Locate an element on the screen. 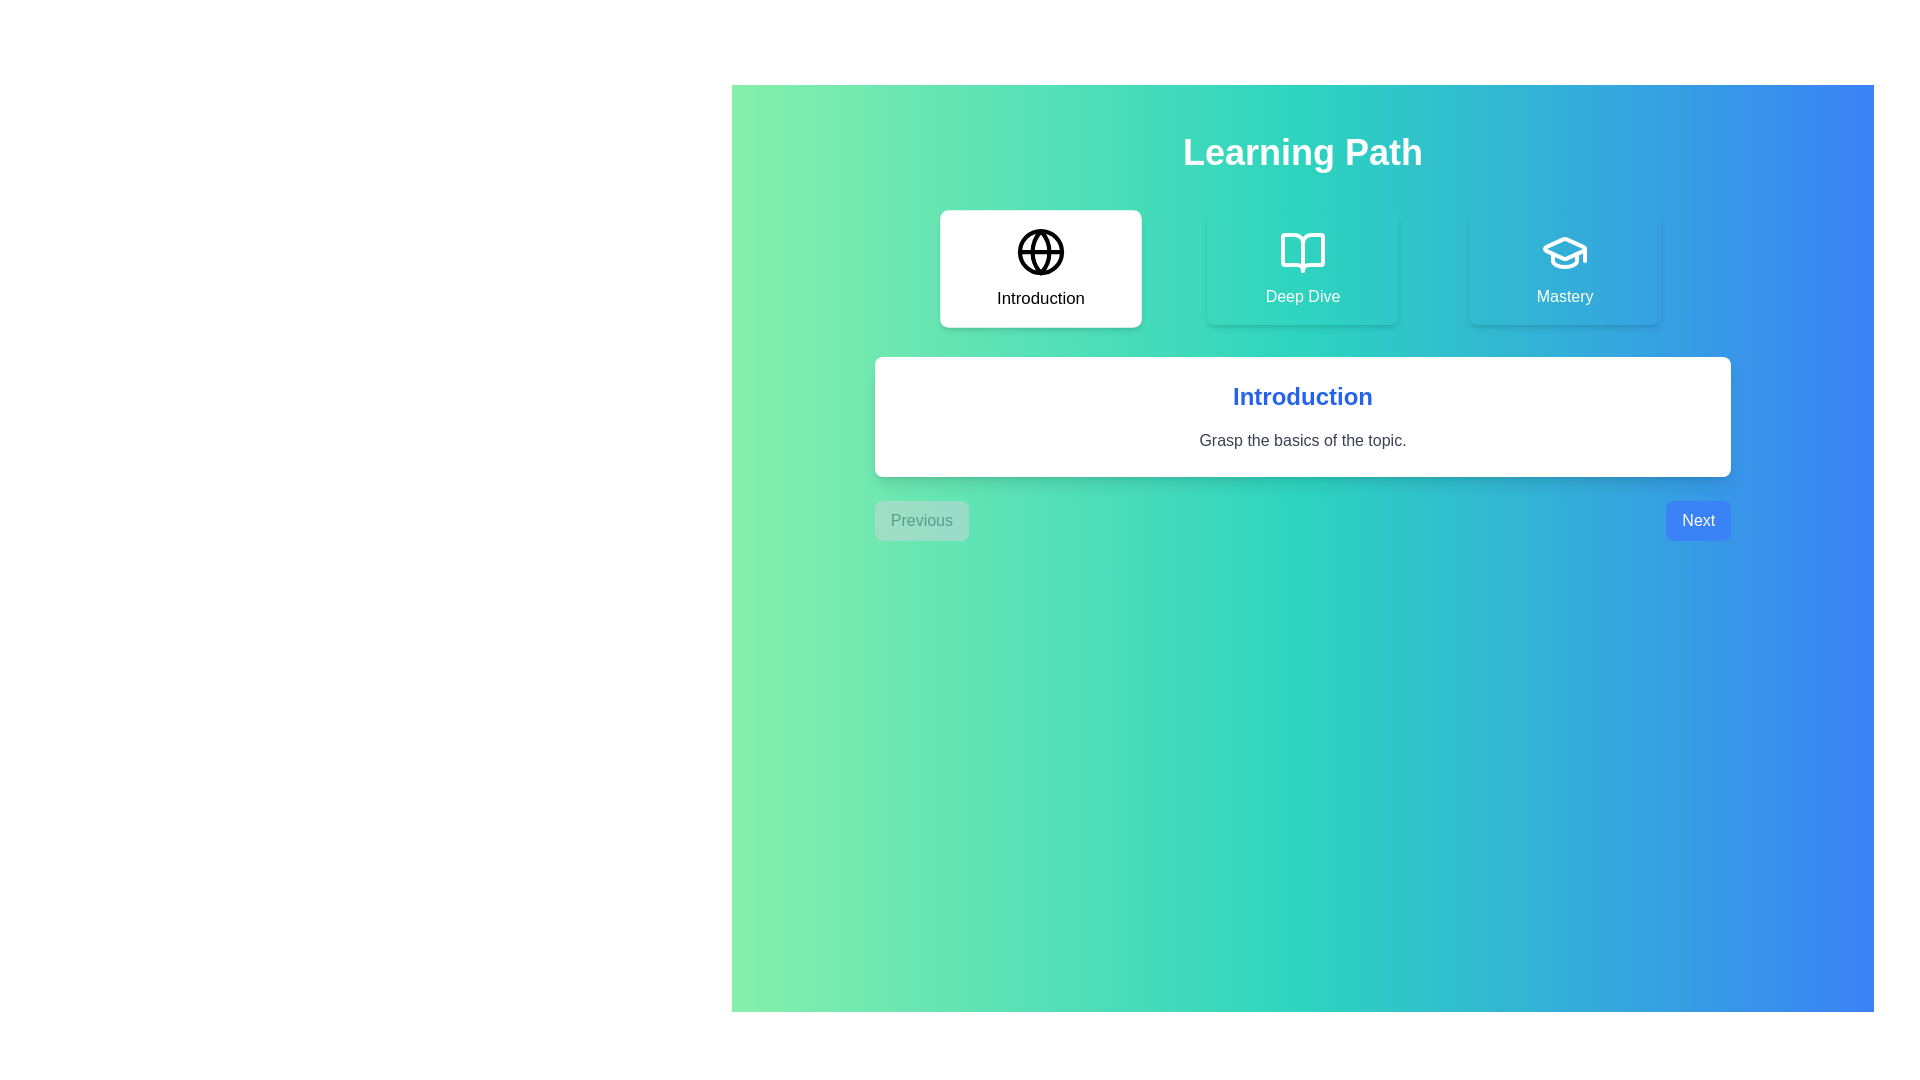 The width and height of the screenshot is (1920, 1080). the 'Next' button to navigate to the next stage is located at coordinates (1697, 519).